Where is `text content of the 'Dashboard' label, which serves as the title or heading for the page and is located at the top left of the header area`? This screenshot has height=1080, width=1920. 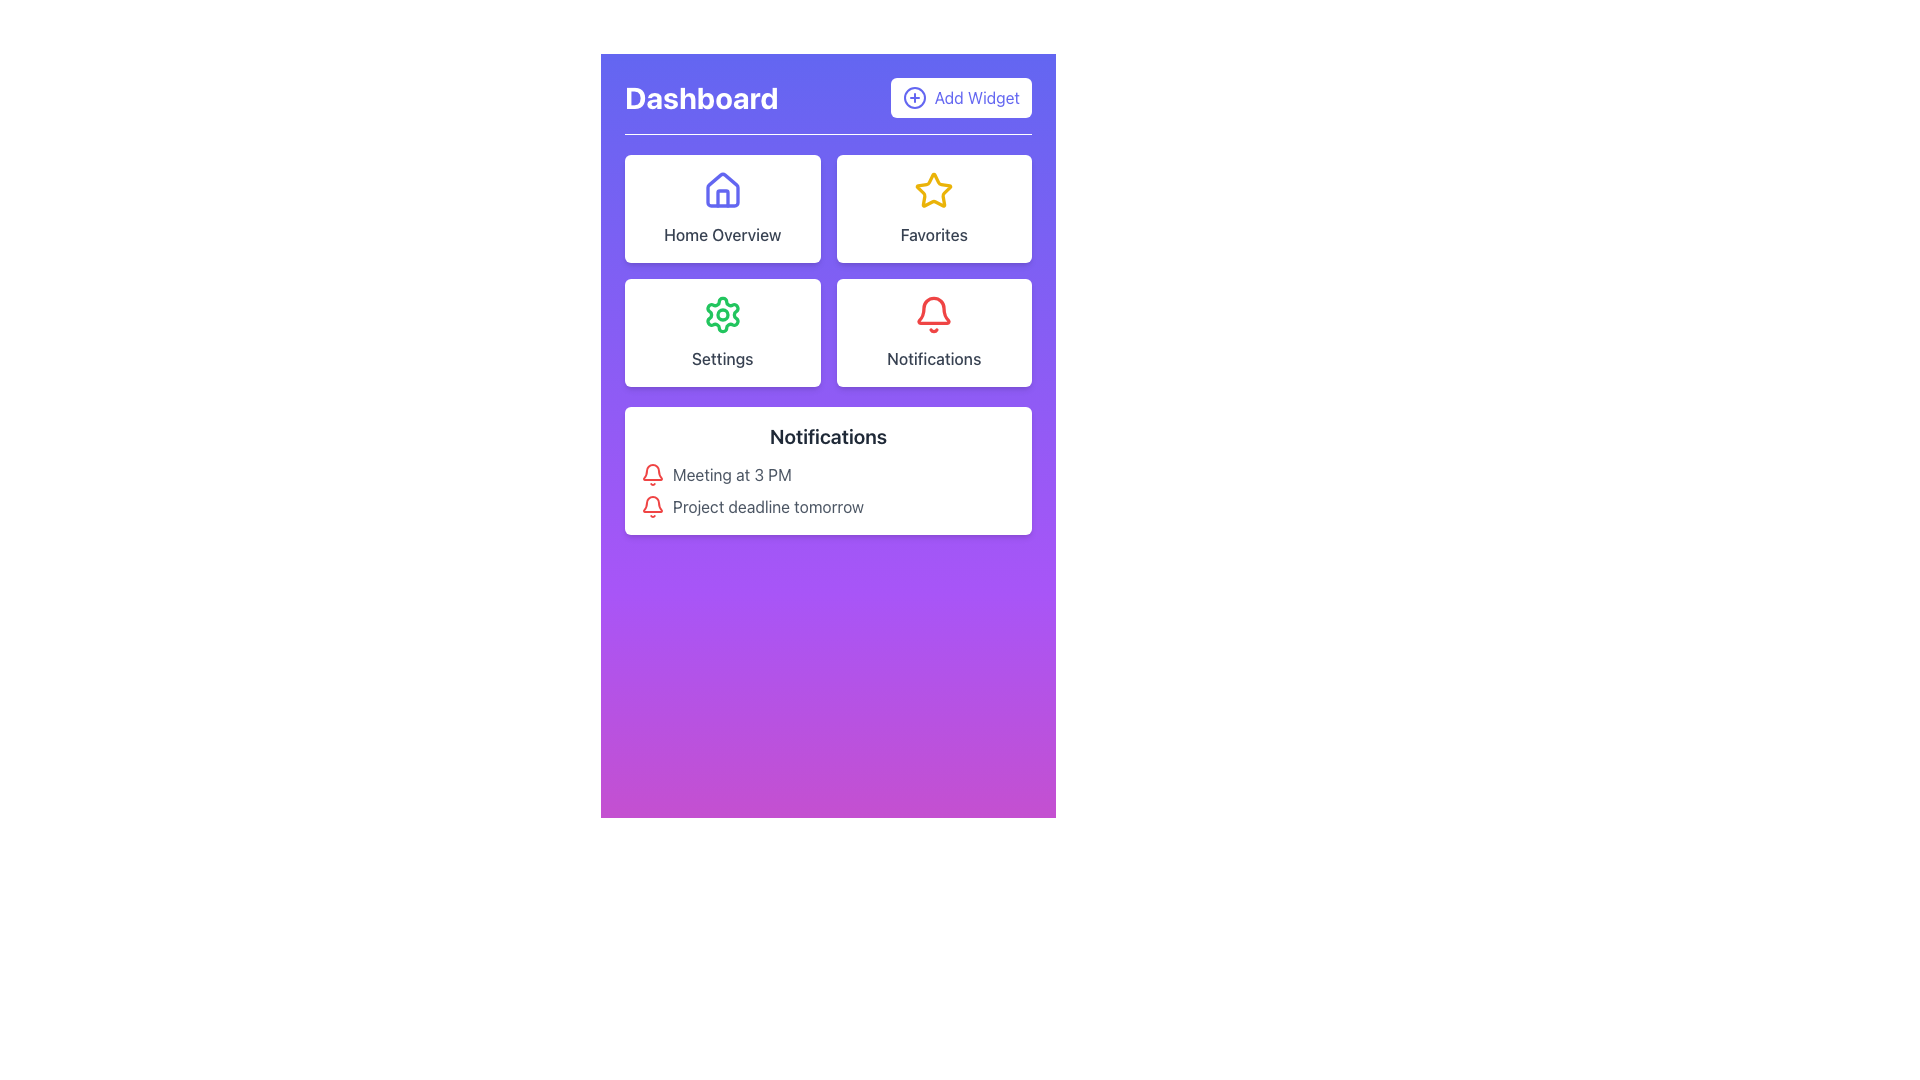
text content of the 'Dashboard' label, which serves as the title or heading for the page and is located at the top left of the header area is located at coordinates (701, 97).